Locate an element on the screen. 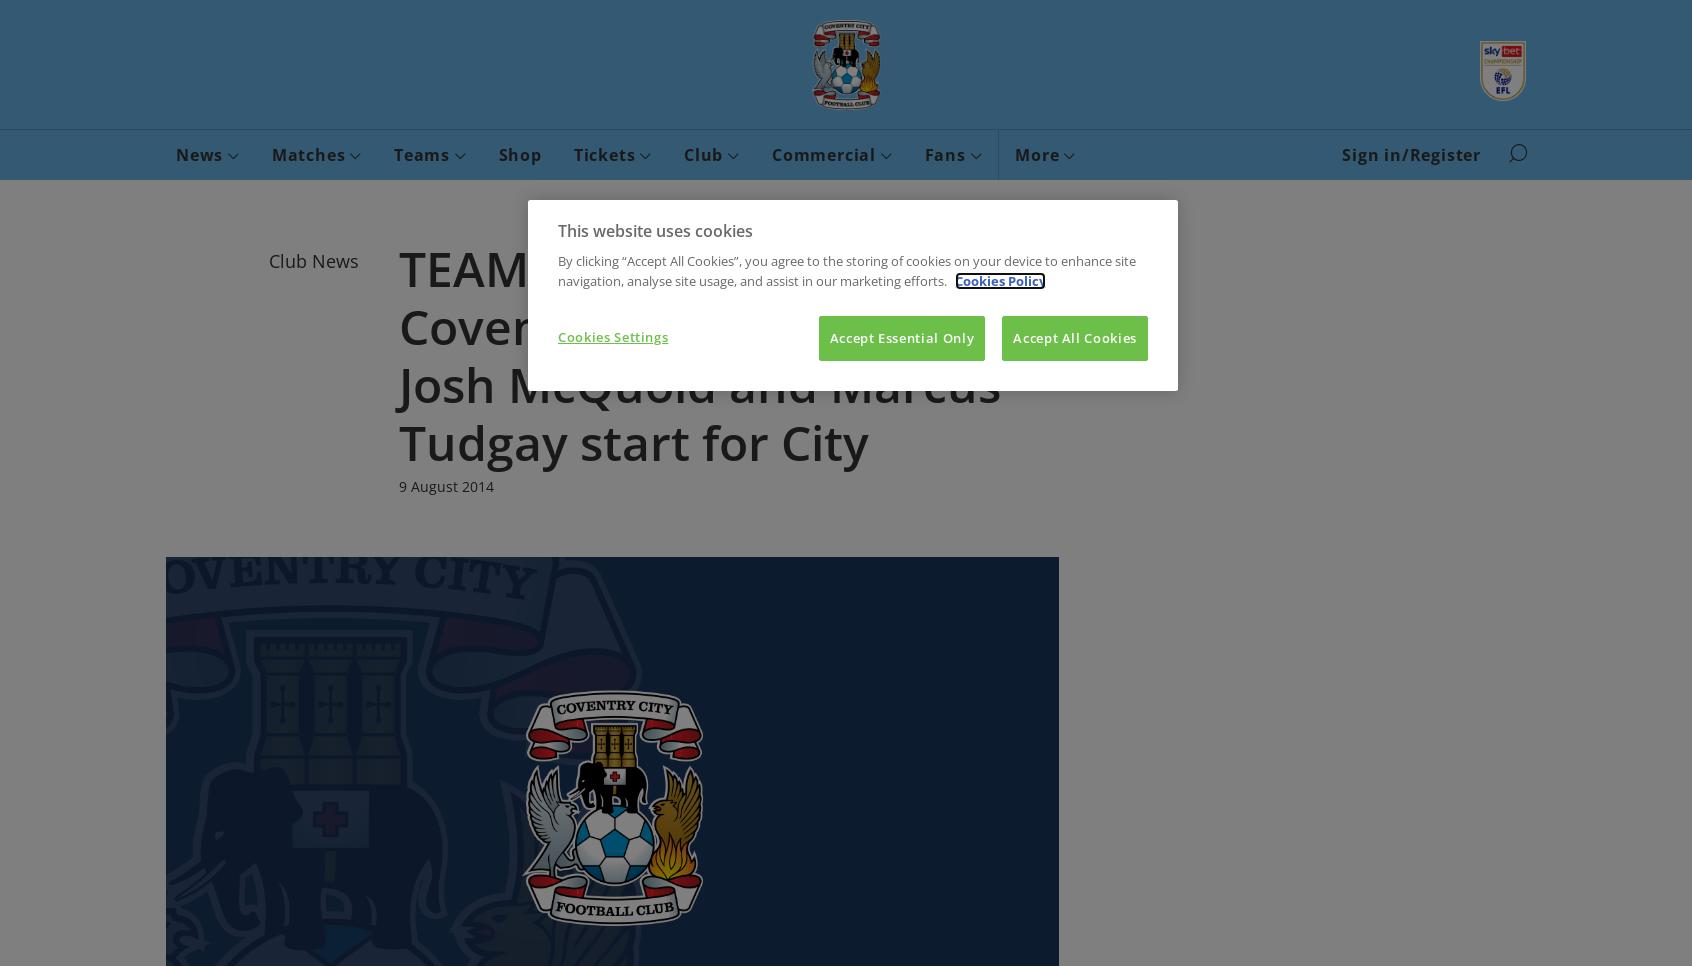 Image resolution: width=1692 pixels, height=966 pixels. 'Matches' is located at coordinates (309, 154).